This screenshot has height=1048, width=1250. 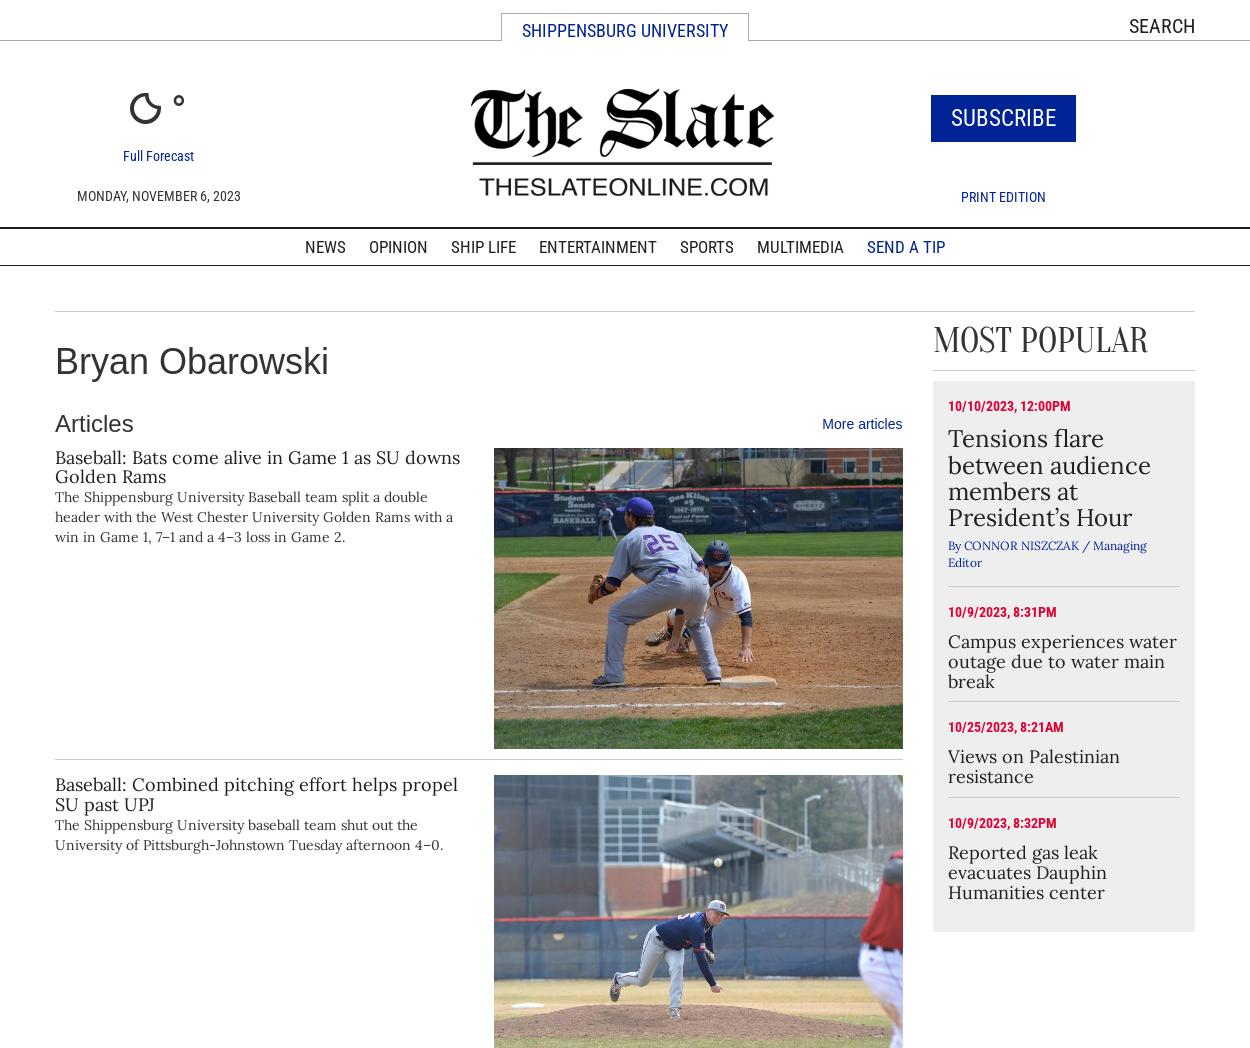 What do you see at coordinates (706, 245) in the screenshot?
I see `'Sports'` at bounding box center [706, 245].